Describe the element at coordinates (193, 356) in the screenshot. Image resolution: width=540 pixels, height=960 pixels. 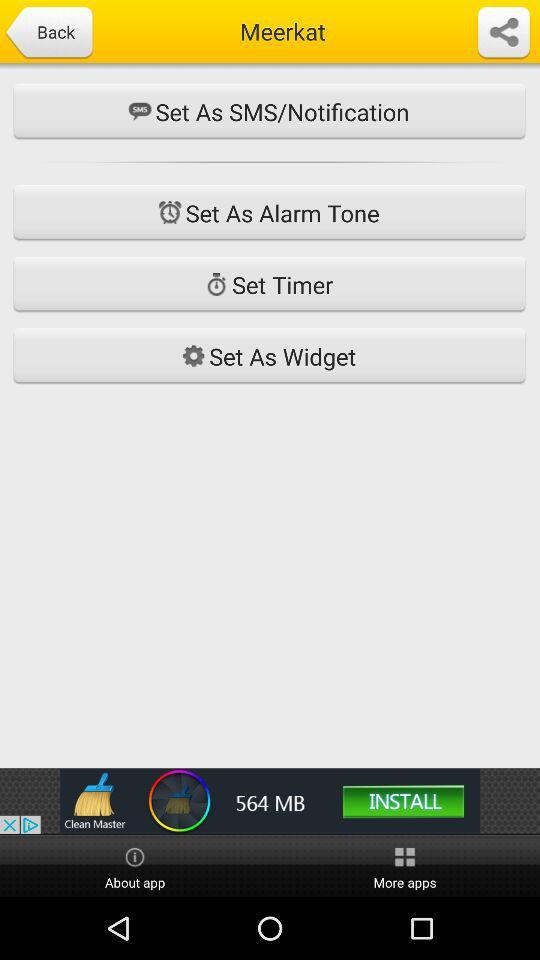
I see `a icon which is before set as widget` at that location.